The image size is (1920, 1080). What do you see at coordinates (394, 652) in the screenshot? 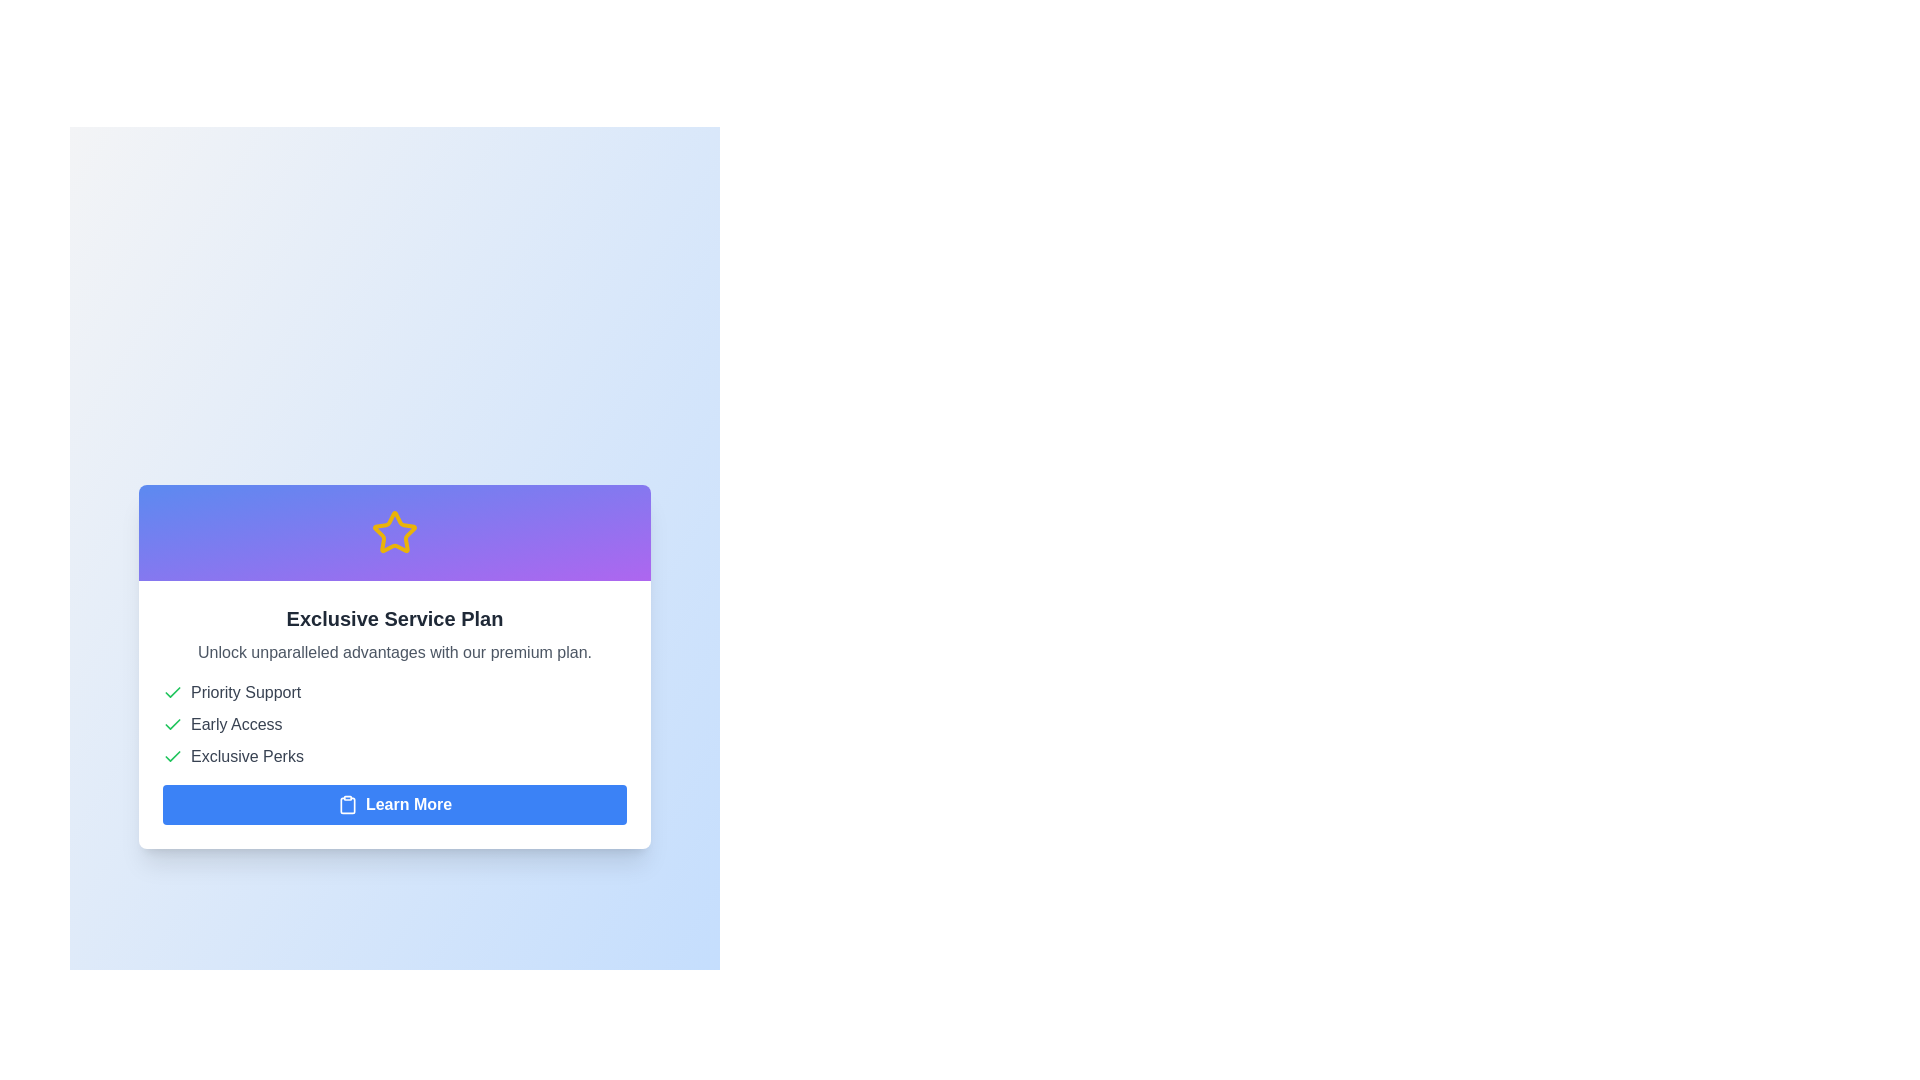
I see `the static text label that provides a summary of the benefits of the premium plan, positioned below the 'Exclusive Service Plan' header and above the bullet points describing features` at bounding box center [394, 652].